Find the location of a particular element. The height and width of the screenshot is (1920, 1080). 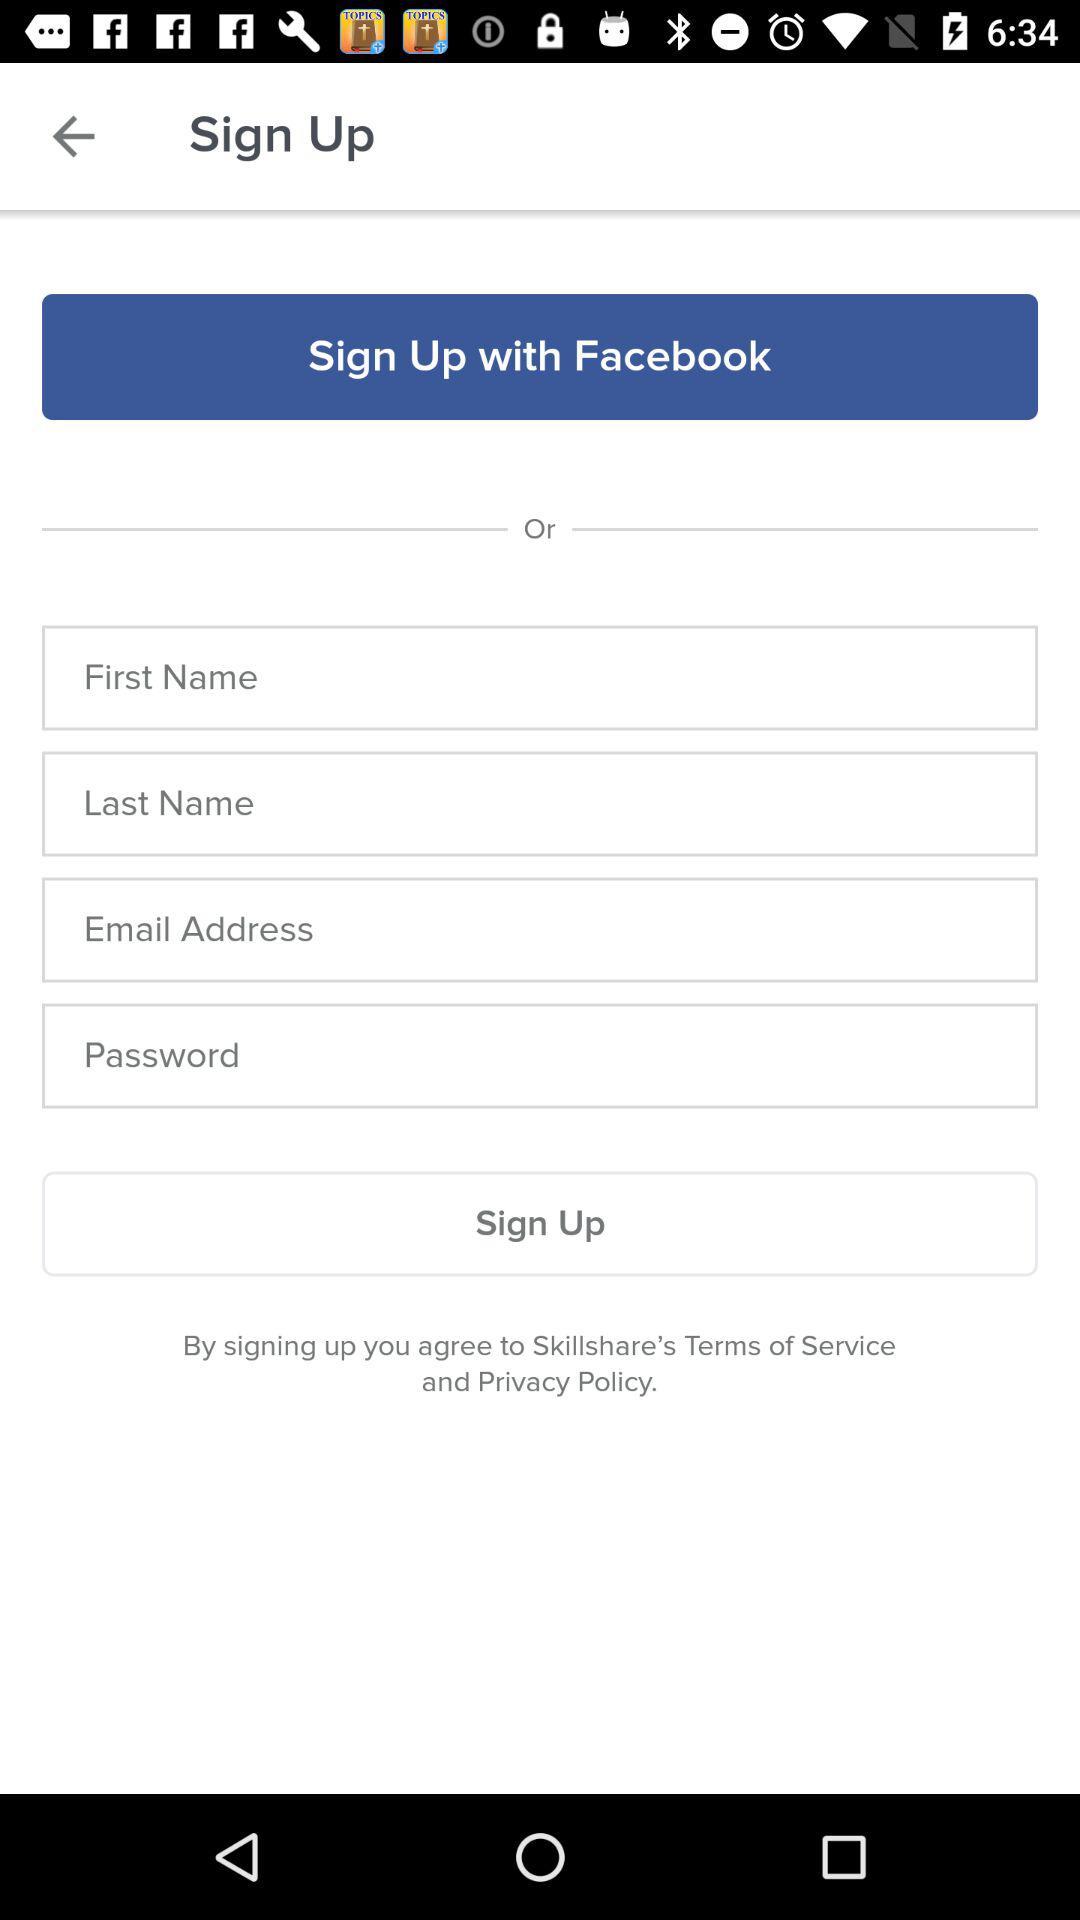

item above sign up icon is located at coordinates (540, 1055).